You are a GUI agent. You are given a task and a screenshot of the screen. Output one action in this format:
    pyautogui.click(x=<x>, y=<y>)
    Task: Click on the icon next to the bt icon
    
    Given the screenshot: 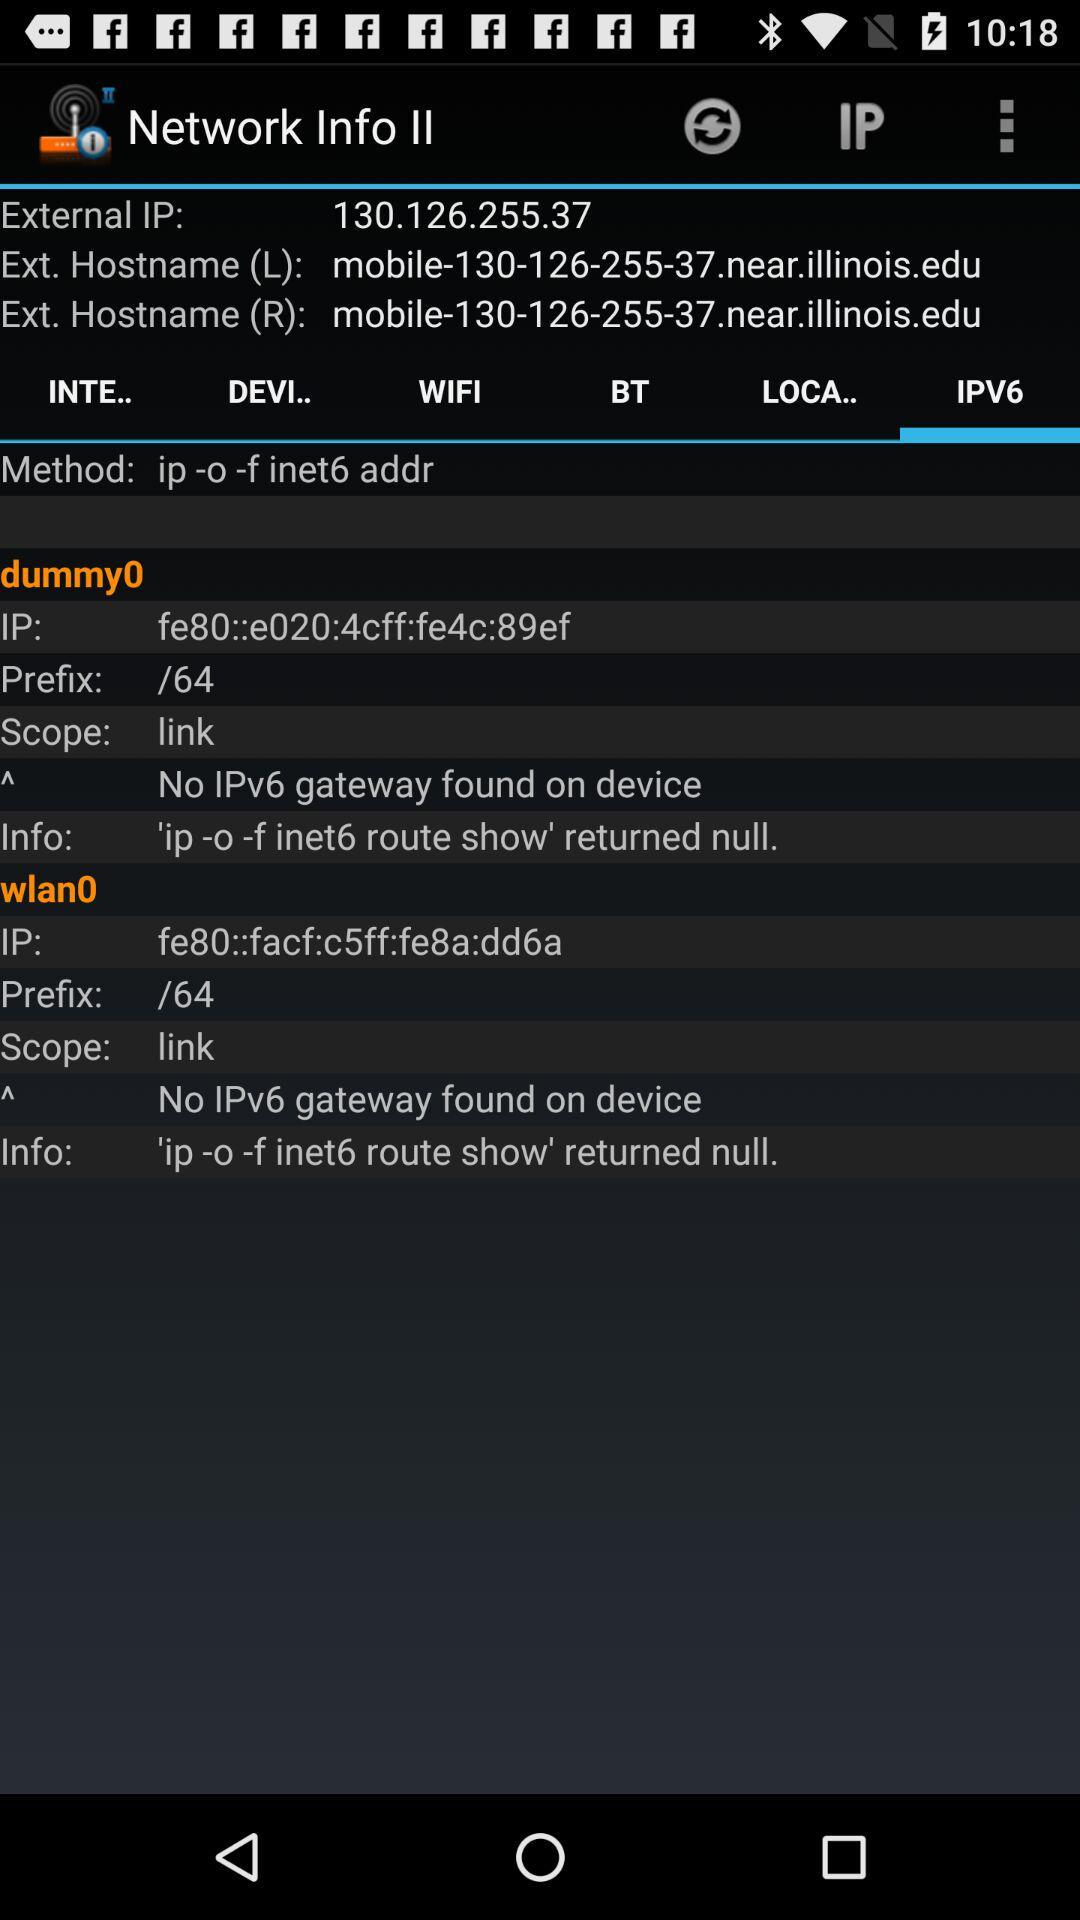 What is the action you would take?
    pyautogui.click(x=450, y=390)
    